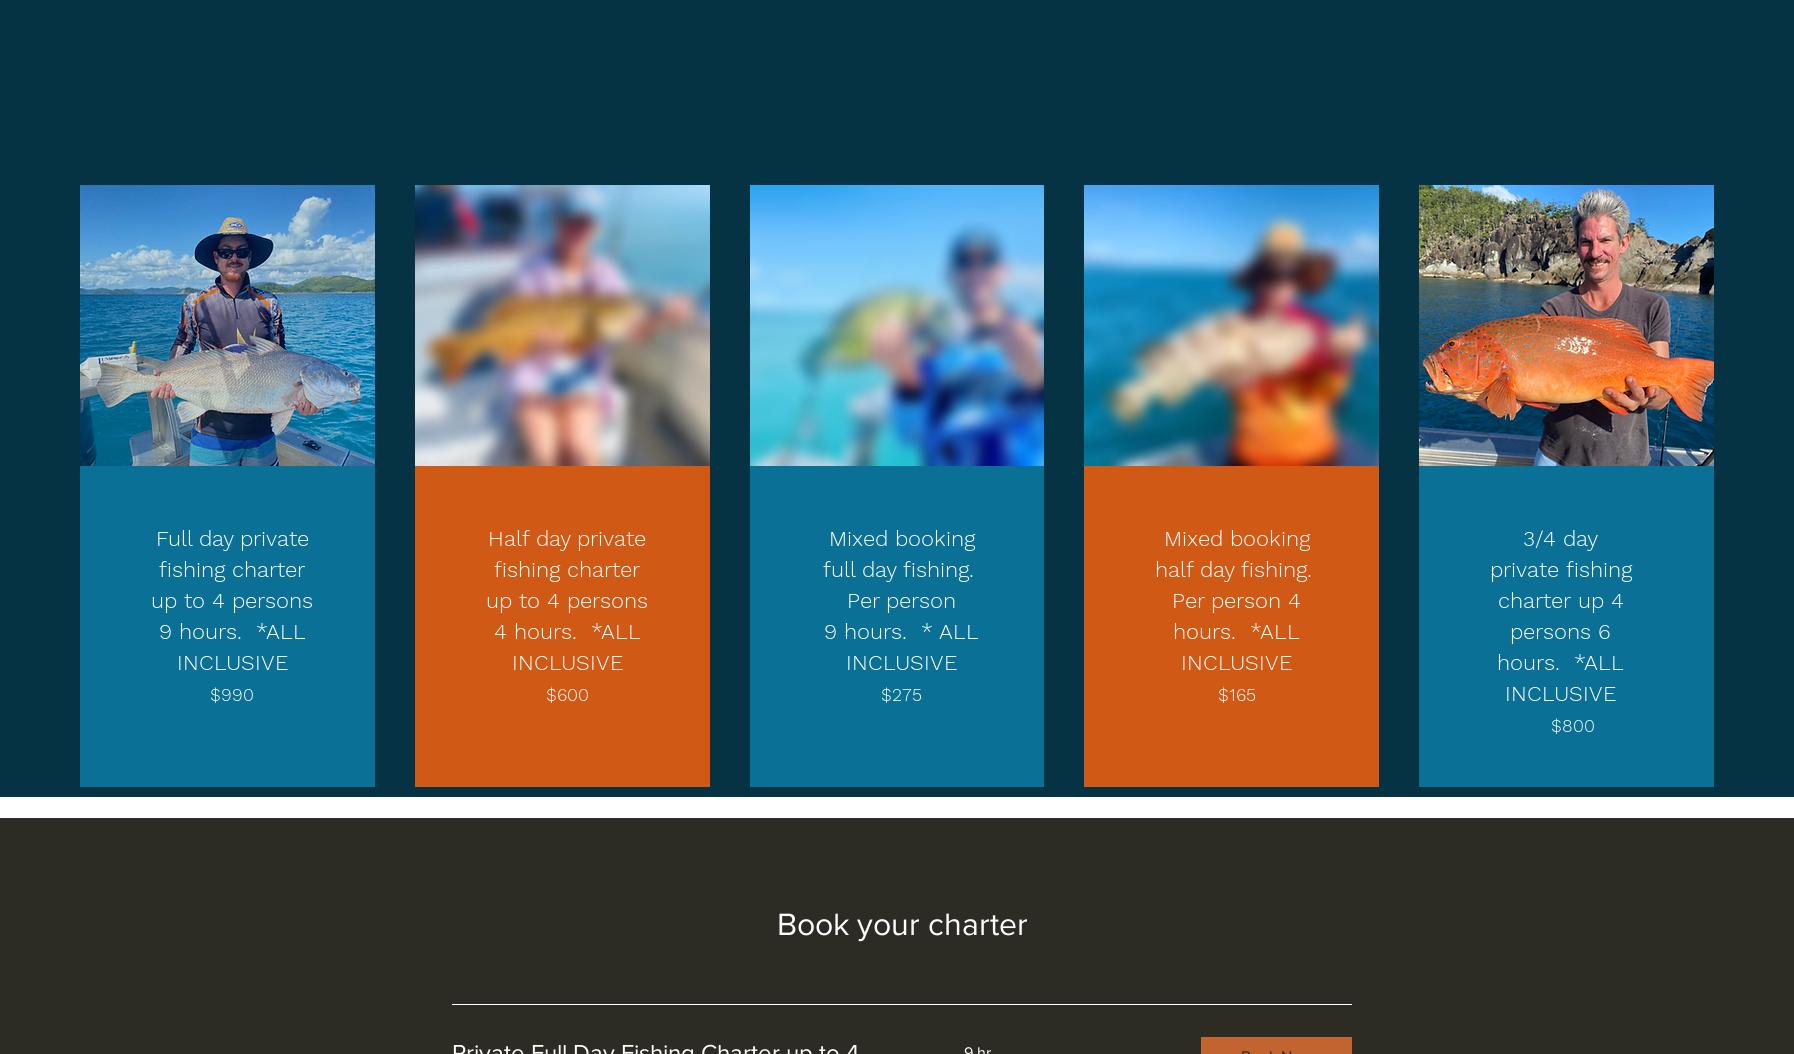  What do you see at coordinates (230, 599) in the screenshot?
I see `'Full day private fishing charter up to 4 persons 9 hours.  *ALL INCLUSIVE'` at bounding box center [230, 599].